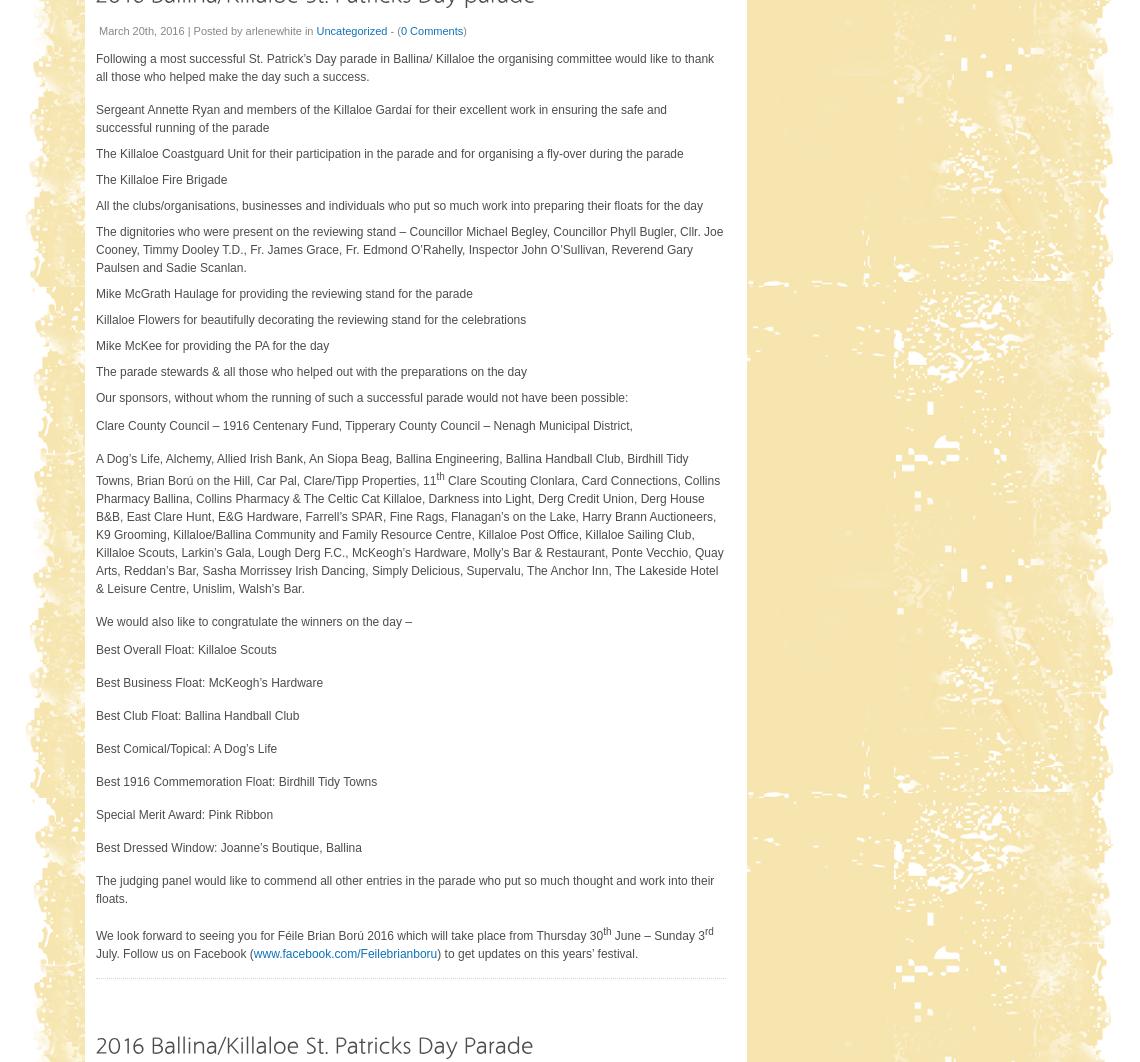  I want to click on 'Best Comical/Topical: A Dog’s Life', so click(94, 747).